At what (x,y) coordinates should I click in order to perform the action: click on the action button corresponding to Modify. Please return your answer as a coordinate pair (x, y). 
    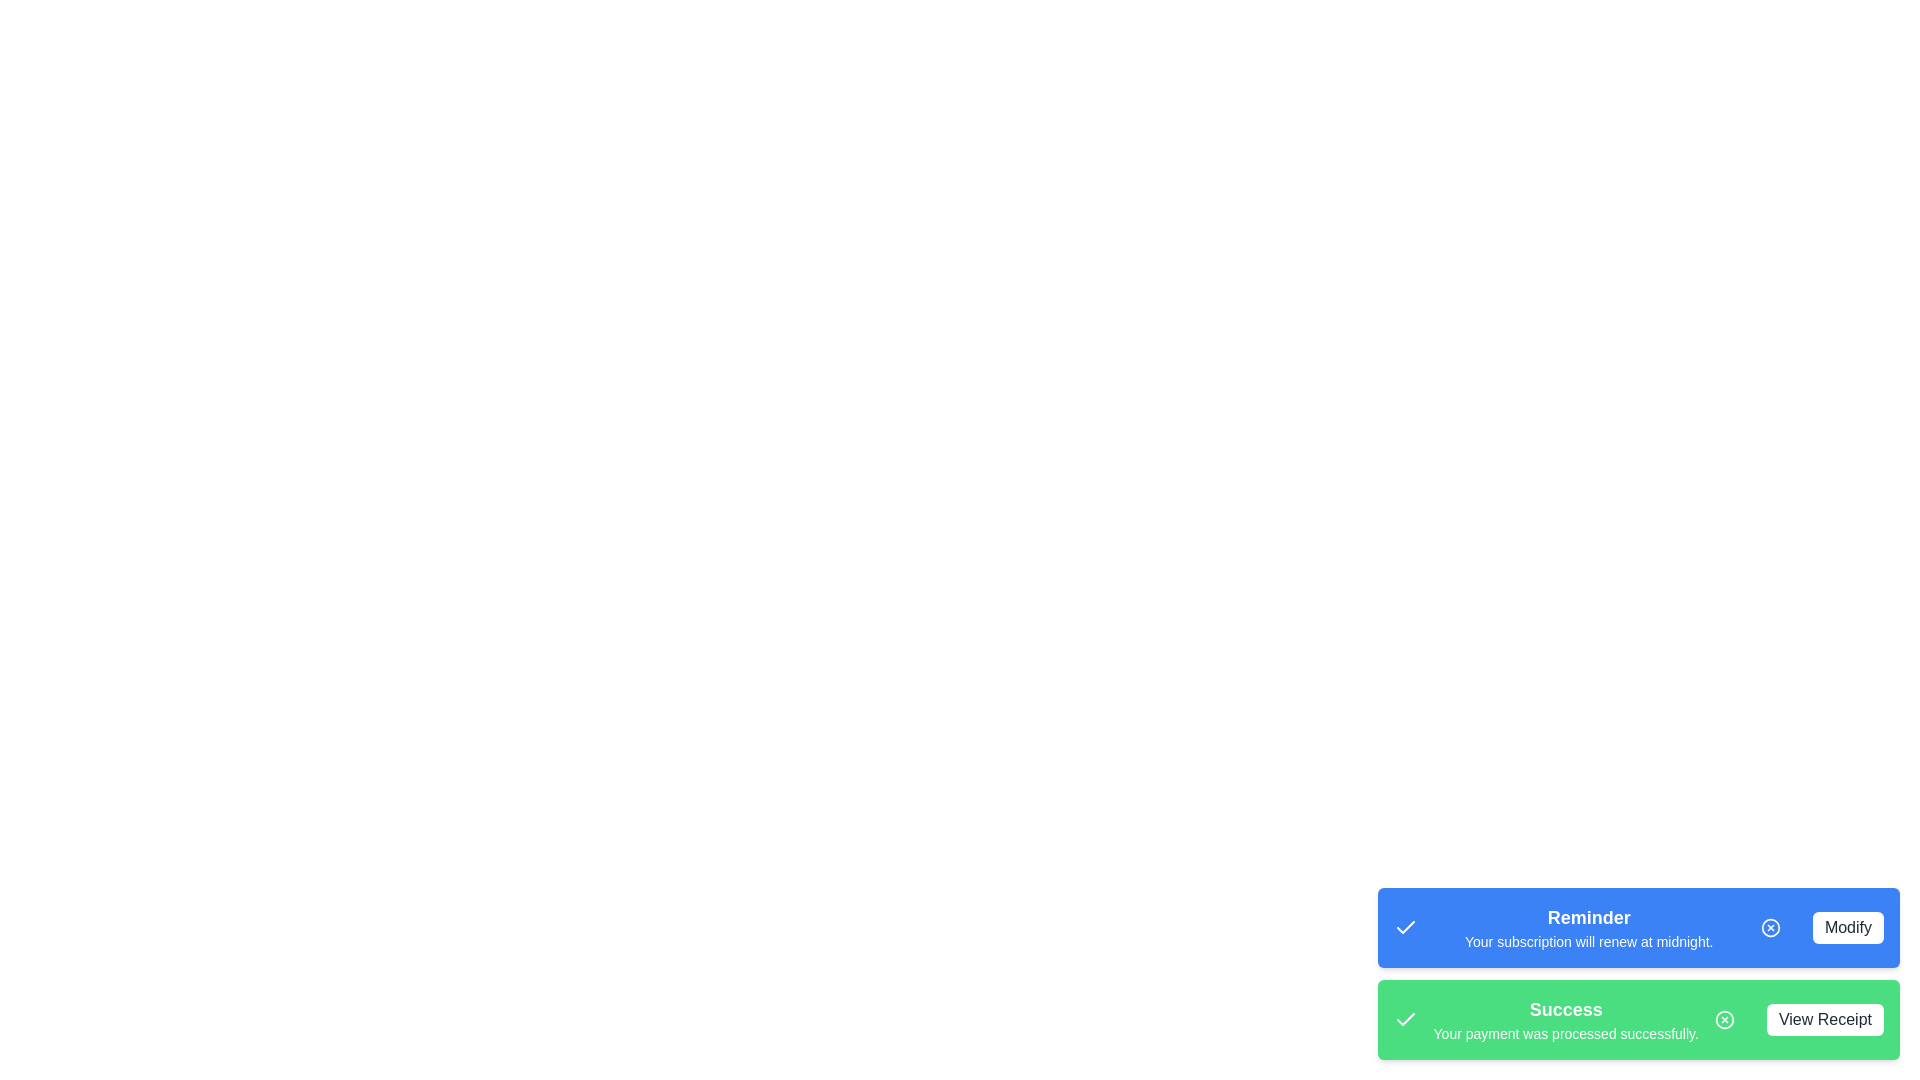
    Looking at the image, I should click on (1847, 928).